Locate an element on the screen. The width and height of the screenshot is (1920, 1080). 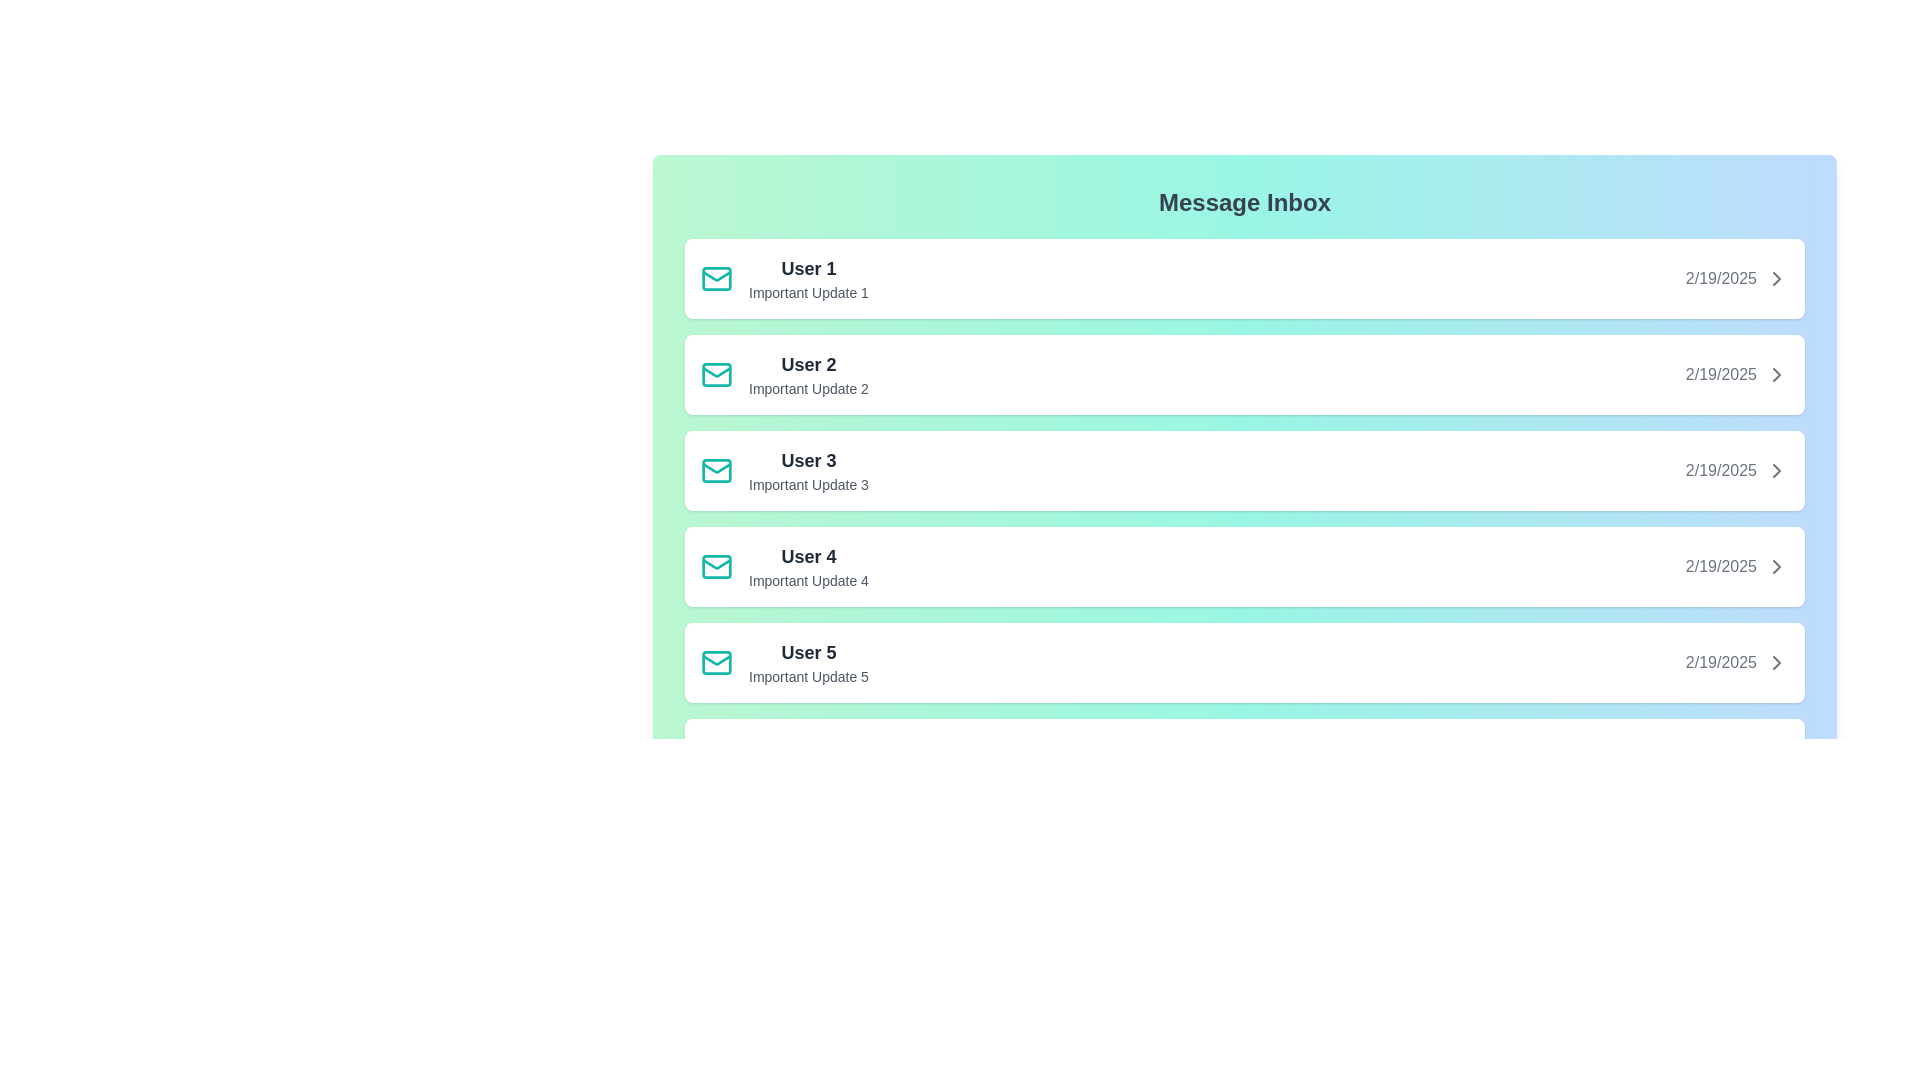
the message from User 5 to highlight it is located at coordinates (1243, 663).